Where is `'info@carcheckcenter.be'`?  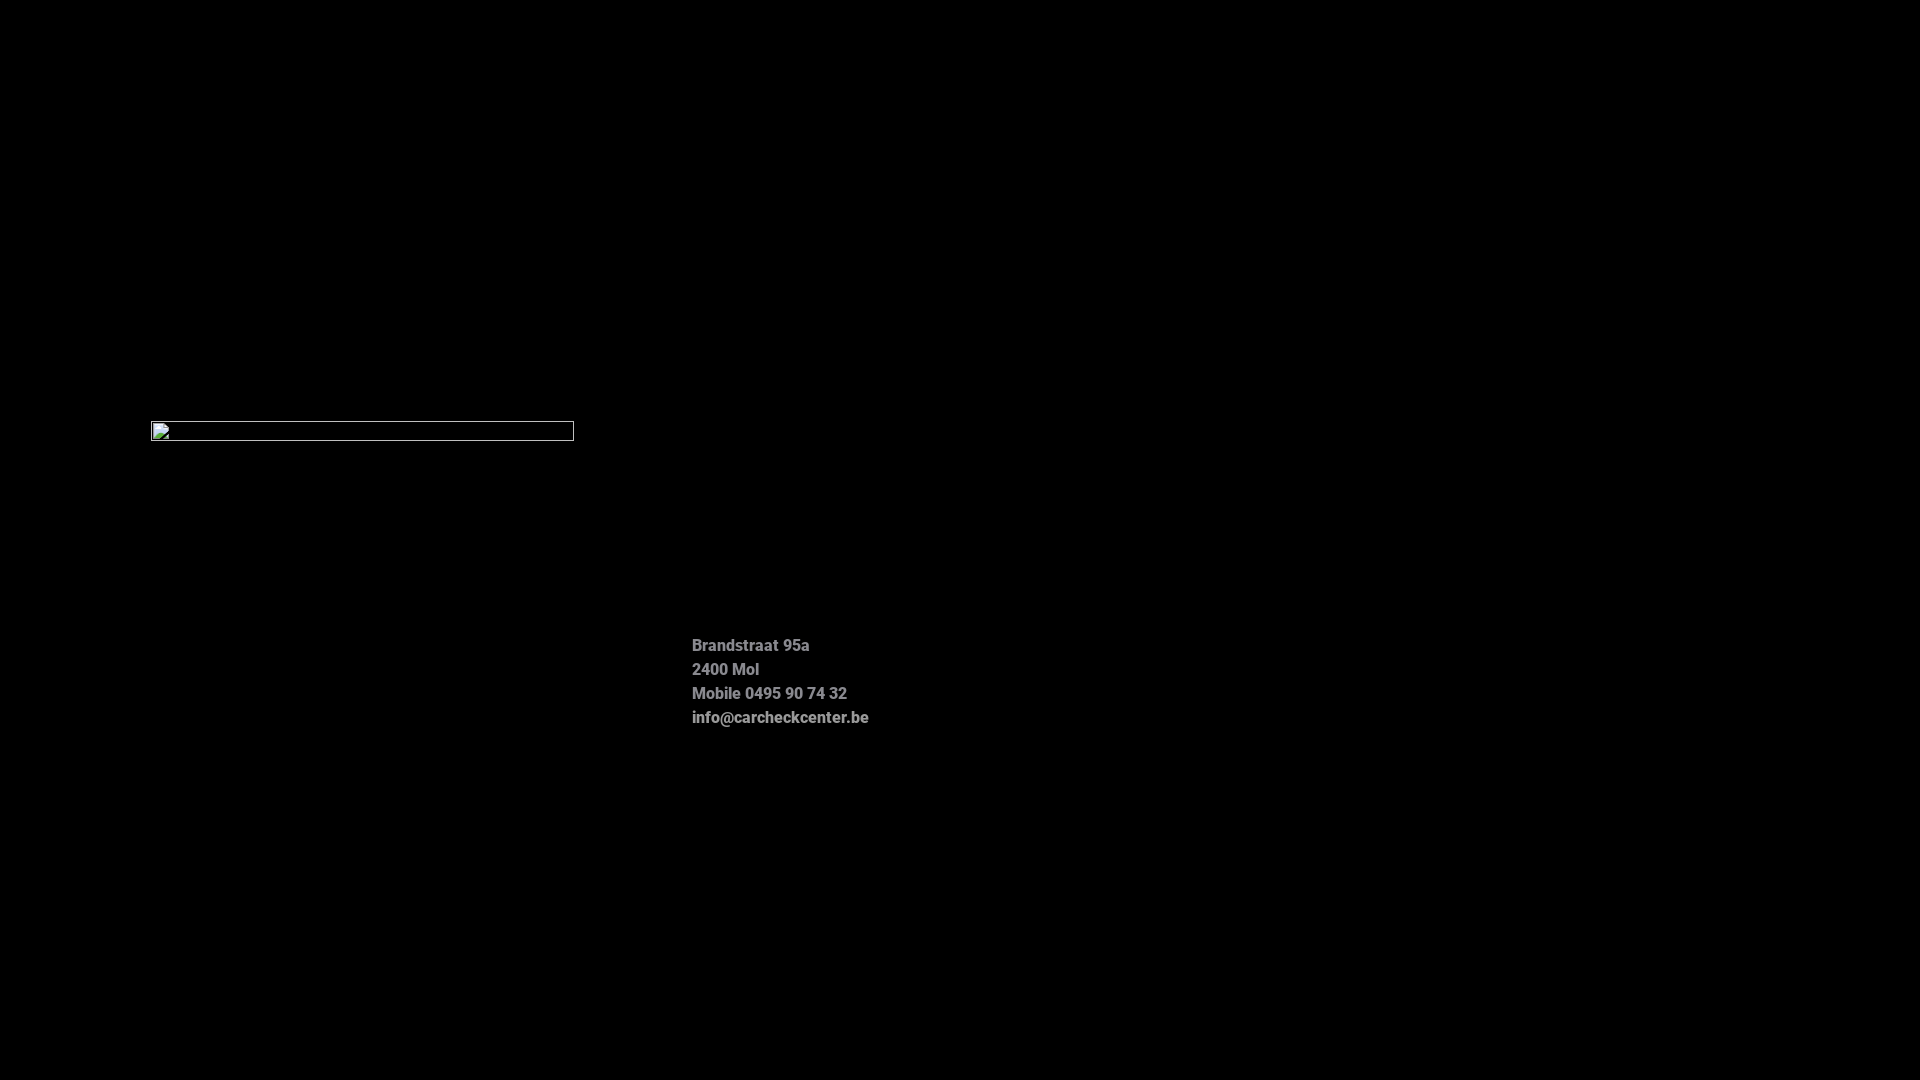 'info@carcheckcenter.be' is located at coordinates (779, 716).